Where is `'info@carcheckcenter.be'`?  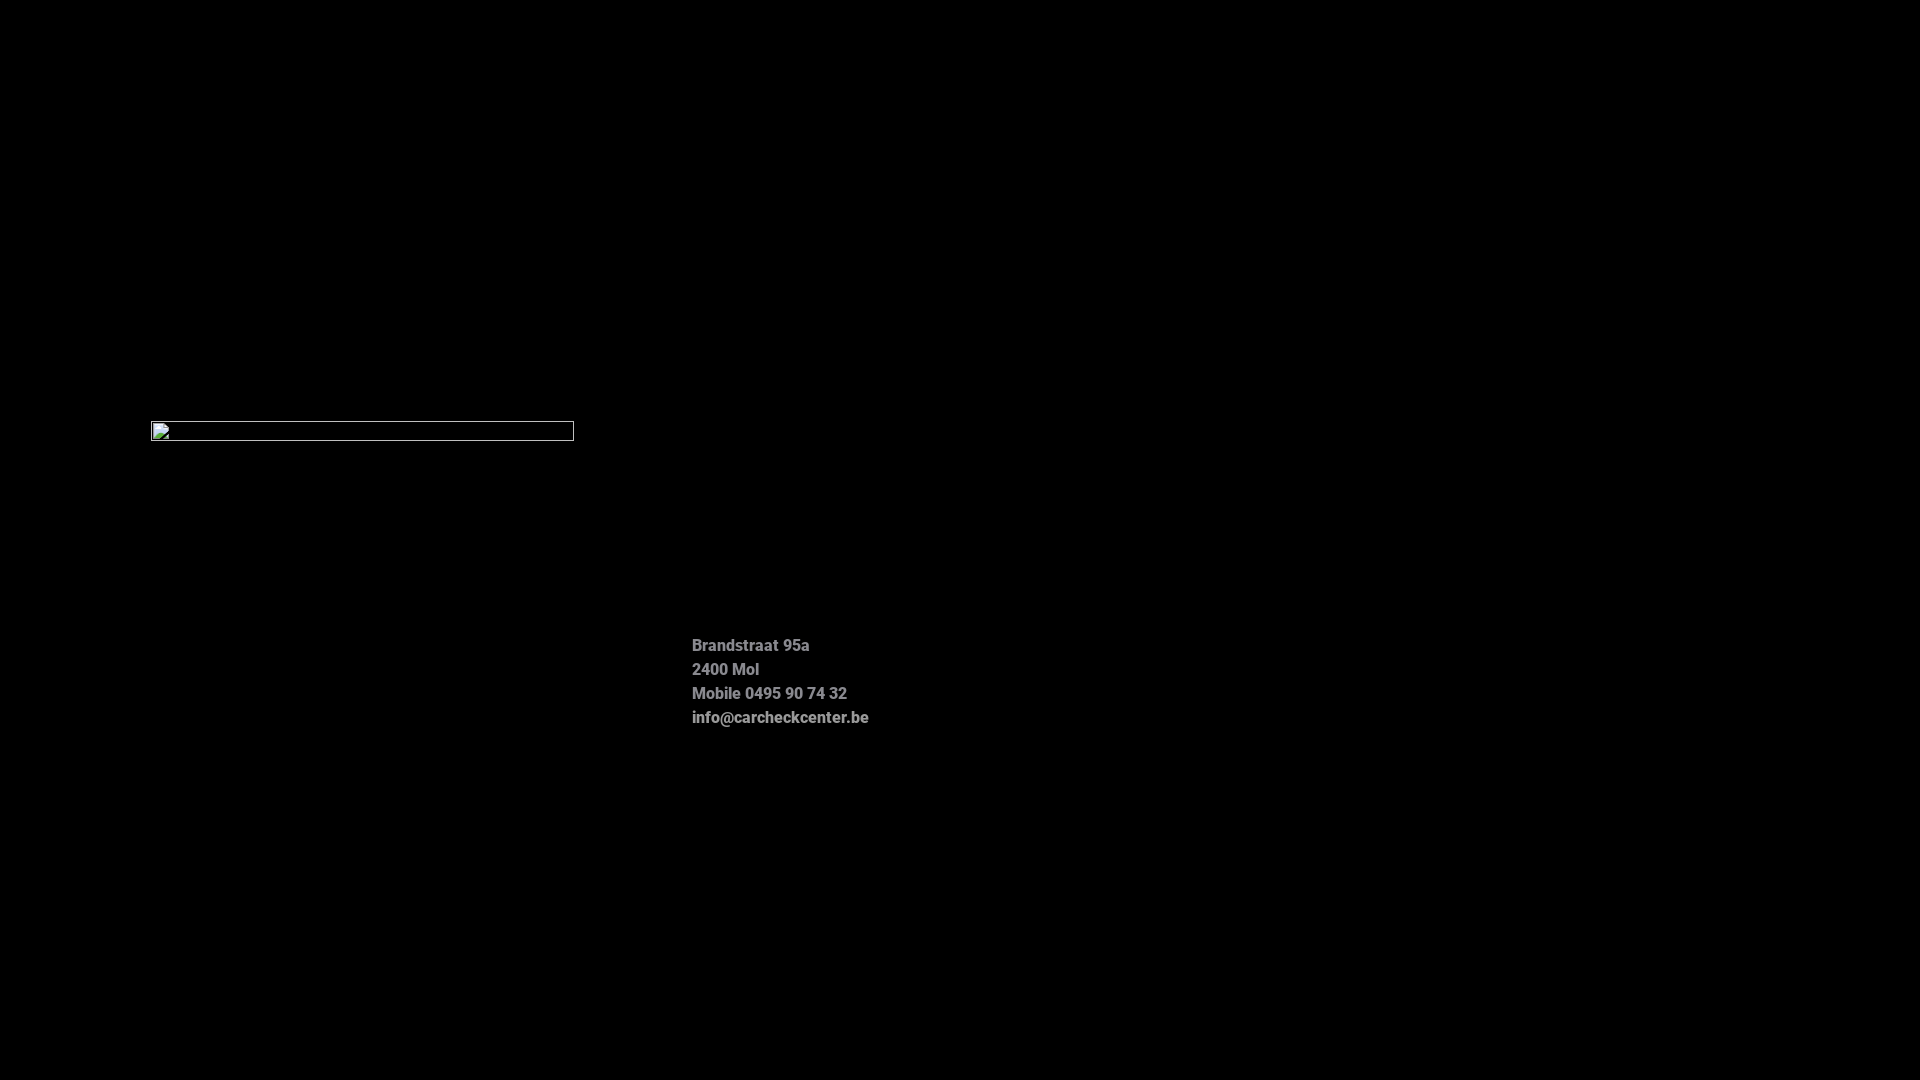 'info@carcheckcenter.be' is located at coordinates (779, 716).